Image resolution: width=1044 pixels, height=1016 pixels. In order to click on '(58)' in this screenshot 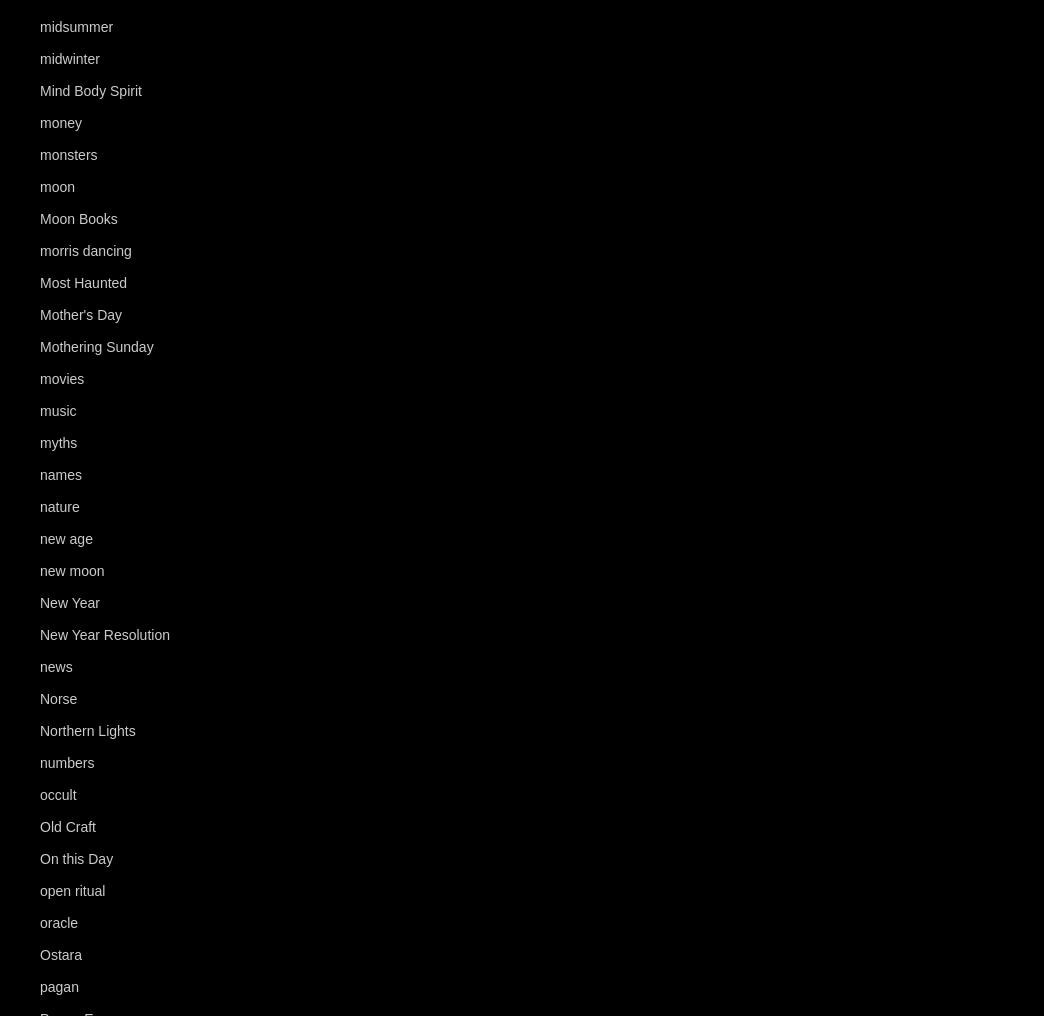, I will do `click(117, 26)`.